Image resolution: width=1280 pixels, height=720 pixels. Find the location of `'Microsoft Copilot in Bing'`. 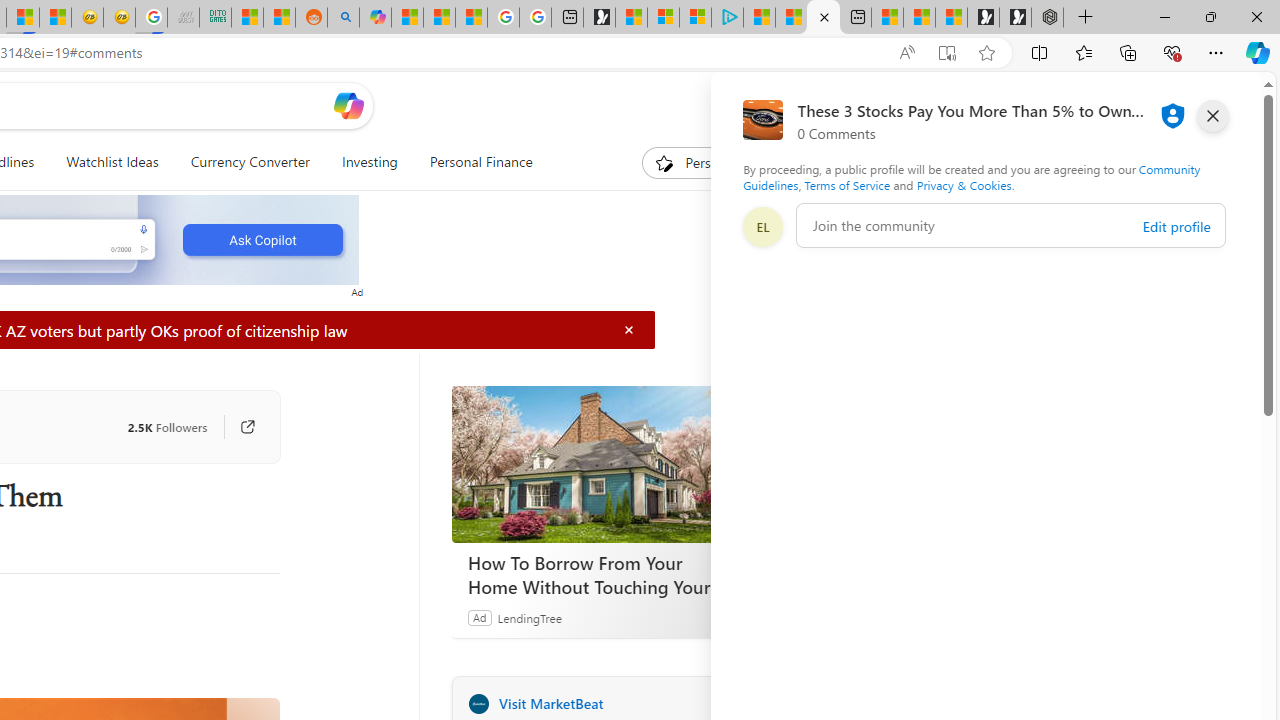

'Microsoft Copilot in Bing' is located at coordinates (375, 17).